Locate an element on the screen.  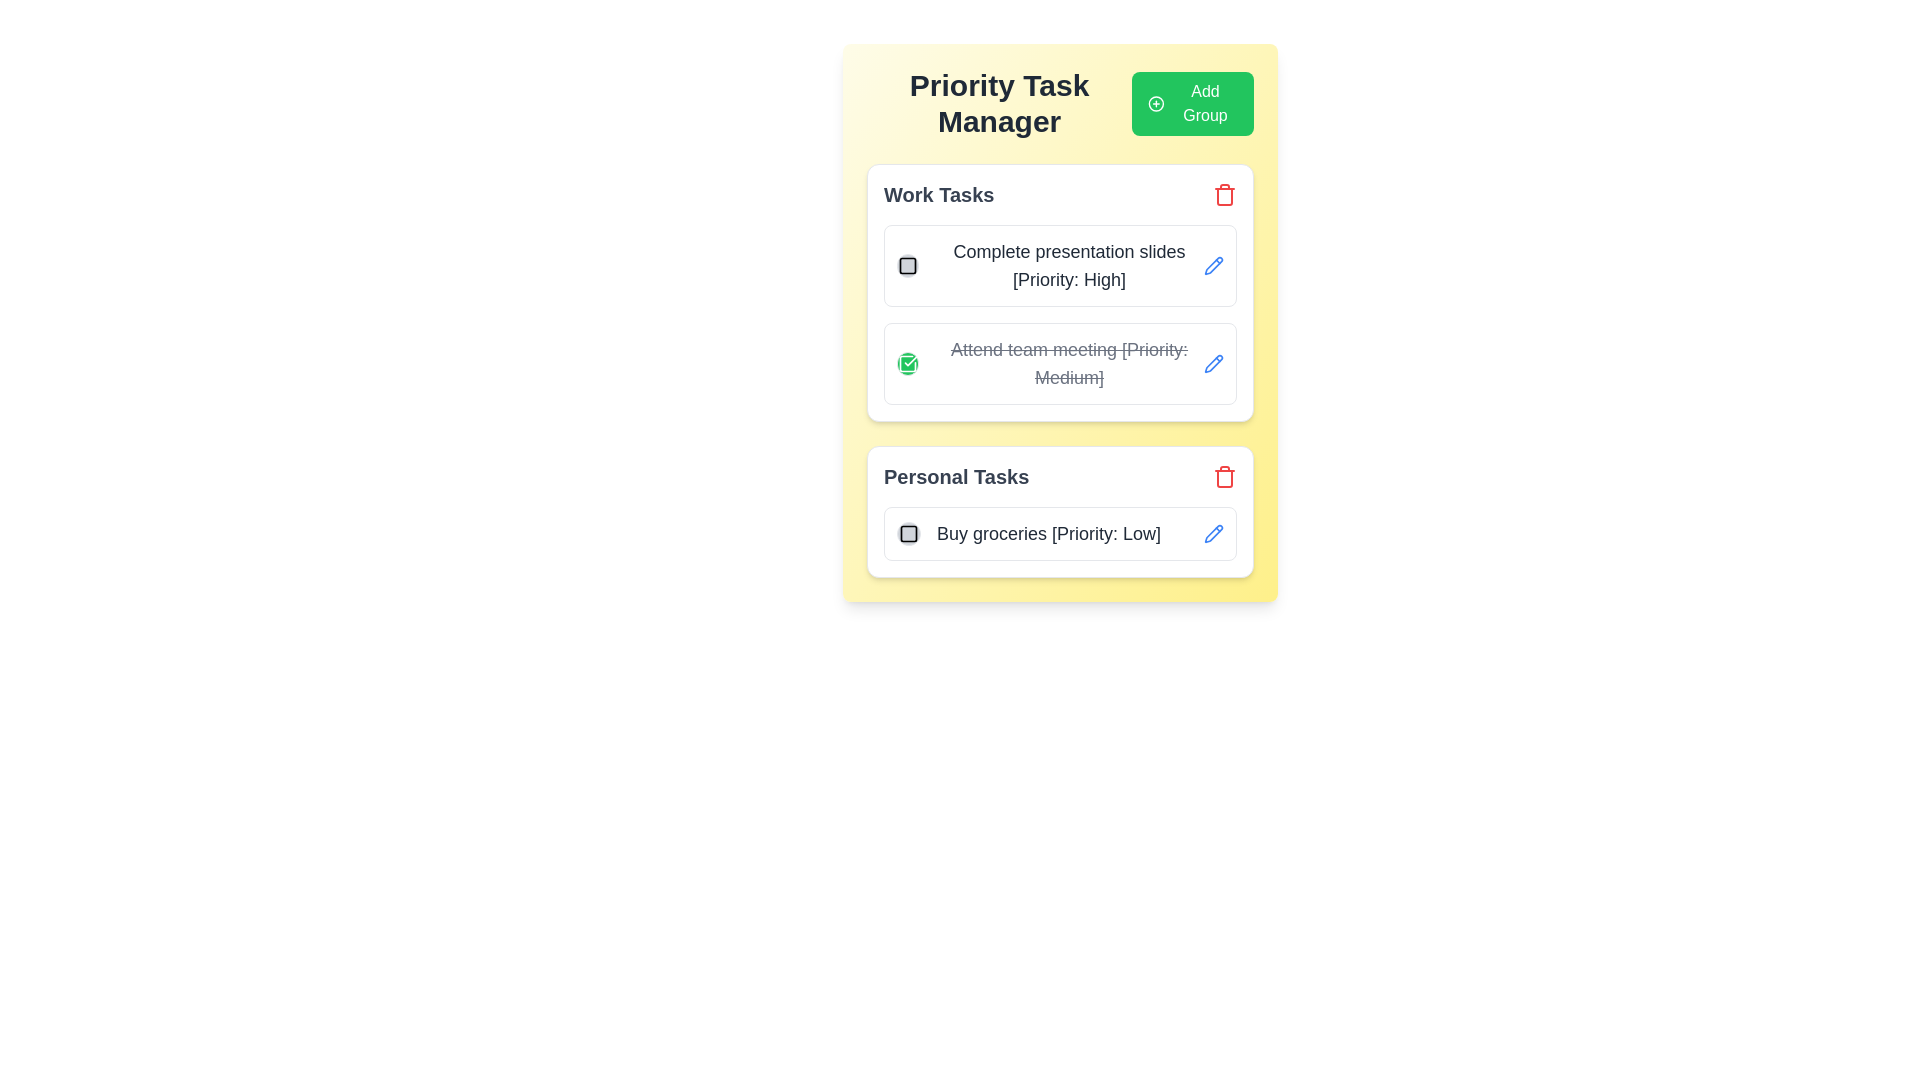
the second task item in the 'Work Tasks' section, which has strikethrough text indicating completion and a green checkbox is located at coordinates (1049, 363).